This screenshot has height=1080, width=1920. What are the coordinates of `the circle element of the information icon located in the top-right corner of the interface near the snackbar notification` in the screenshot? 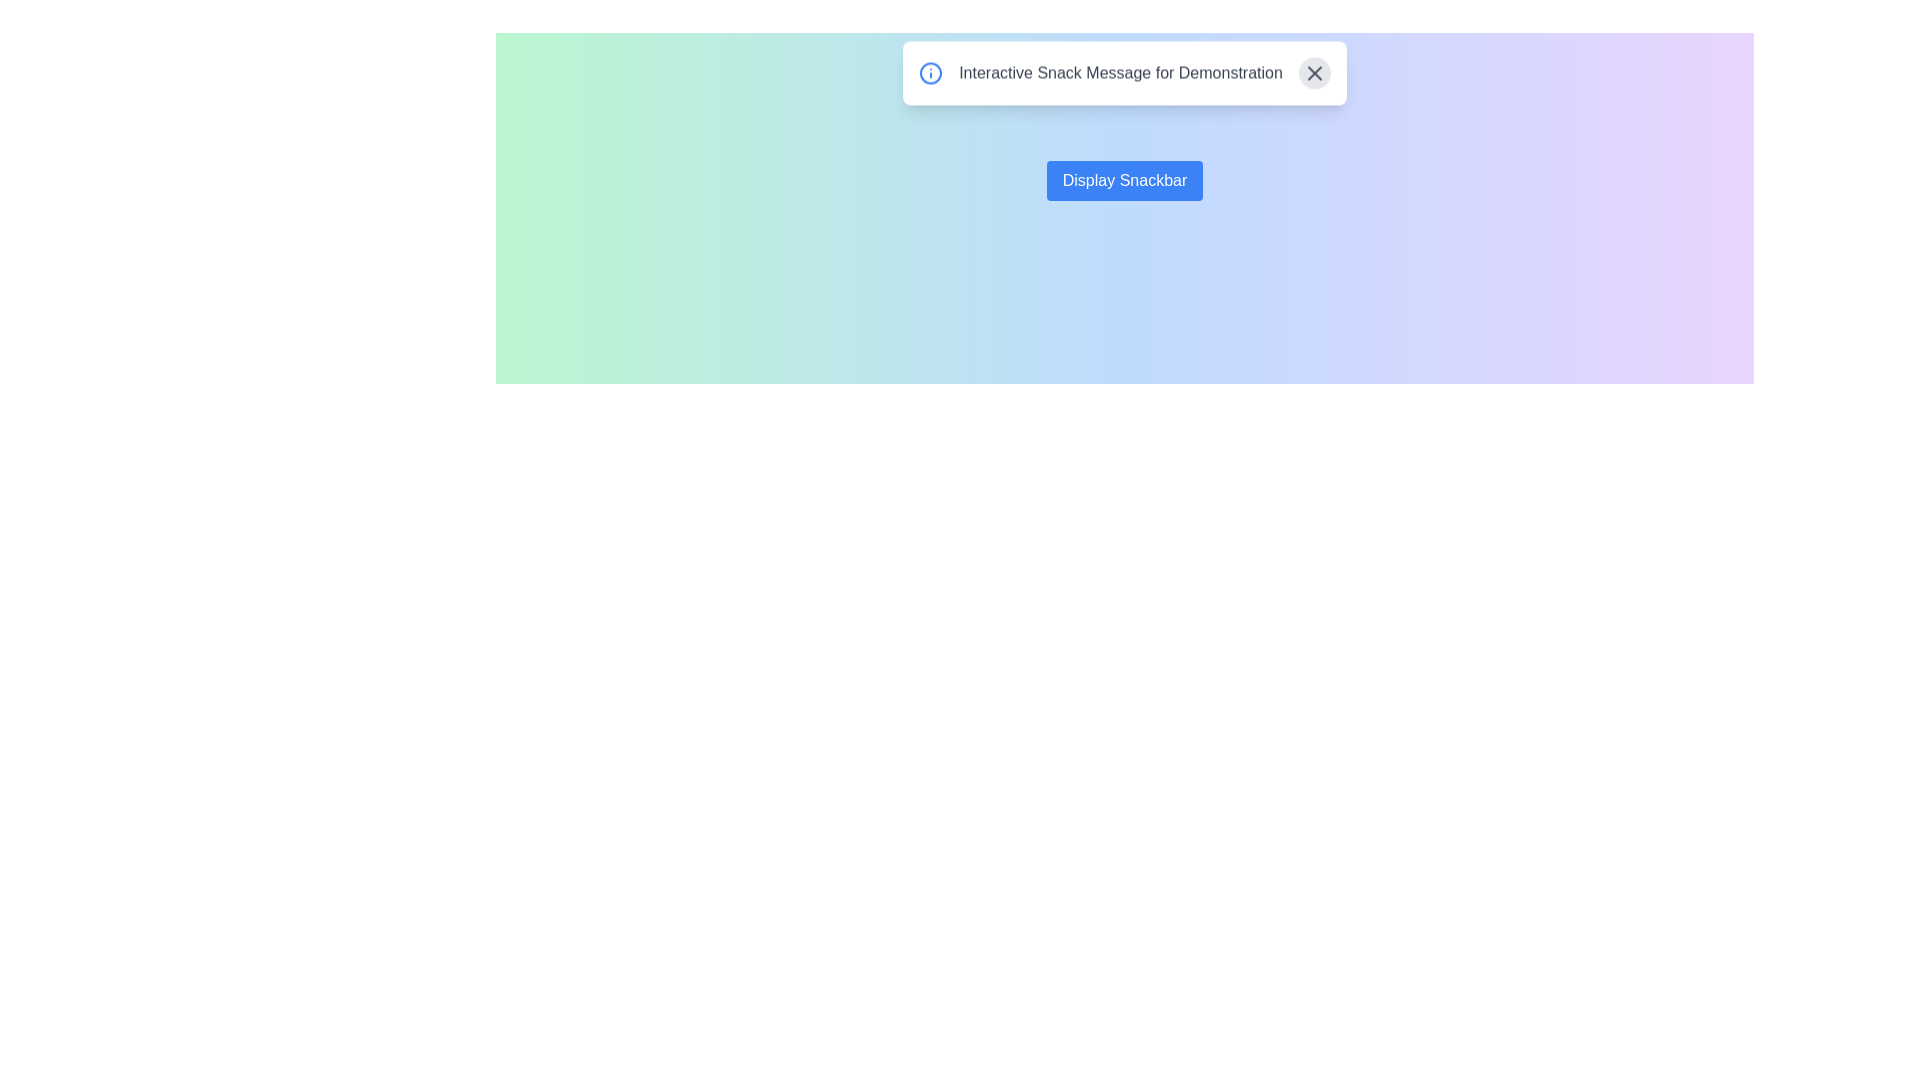 It's located at (930, 80).